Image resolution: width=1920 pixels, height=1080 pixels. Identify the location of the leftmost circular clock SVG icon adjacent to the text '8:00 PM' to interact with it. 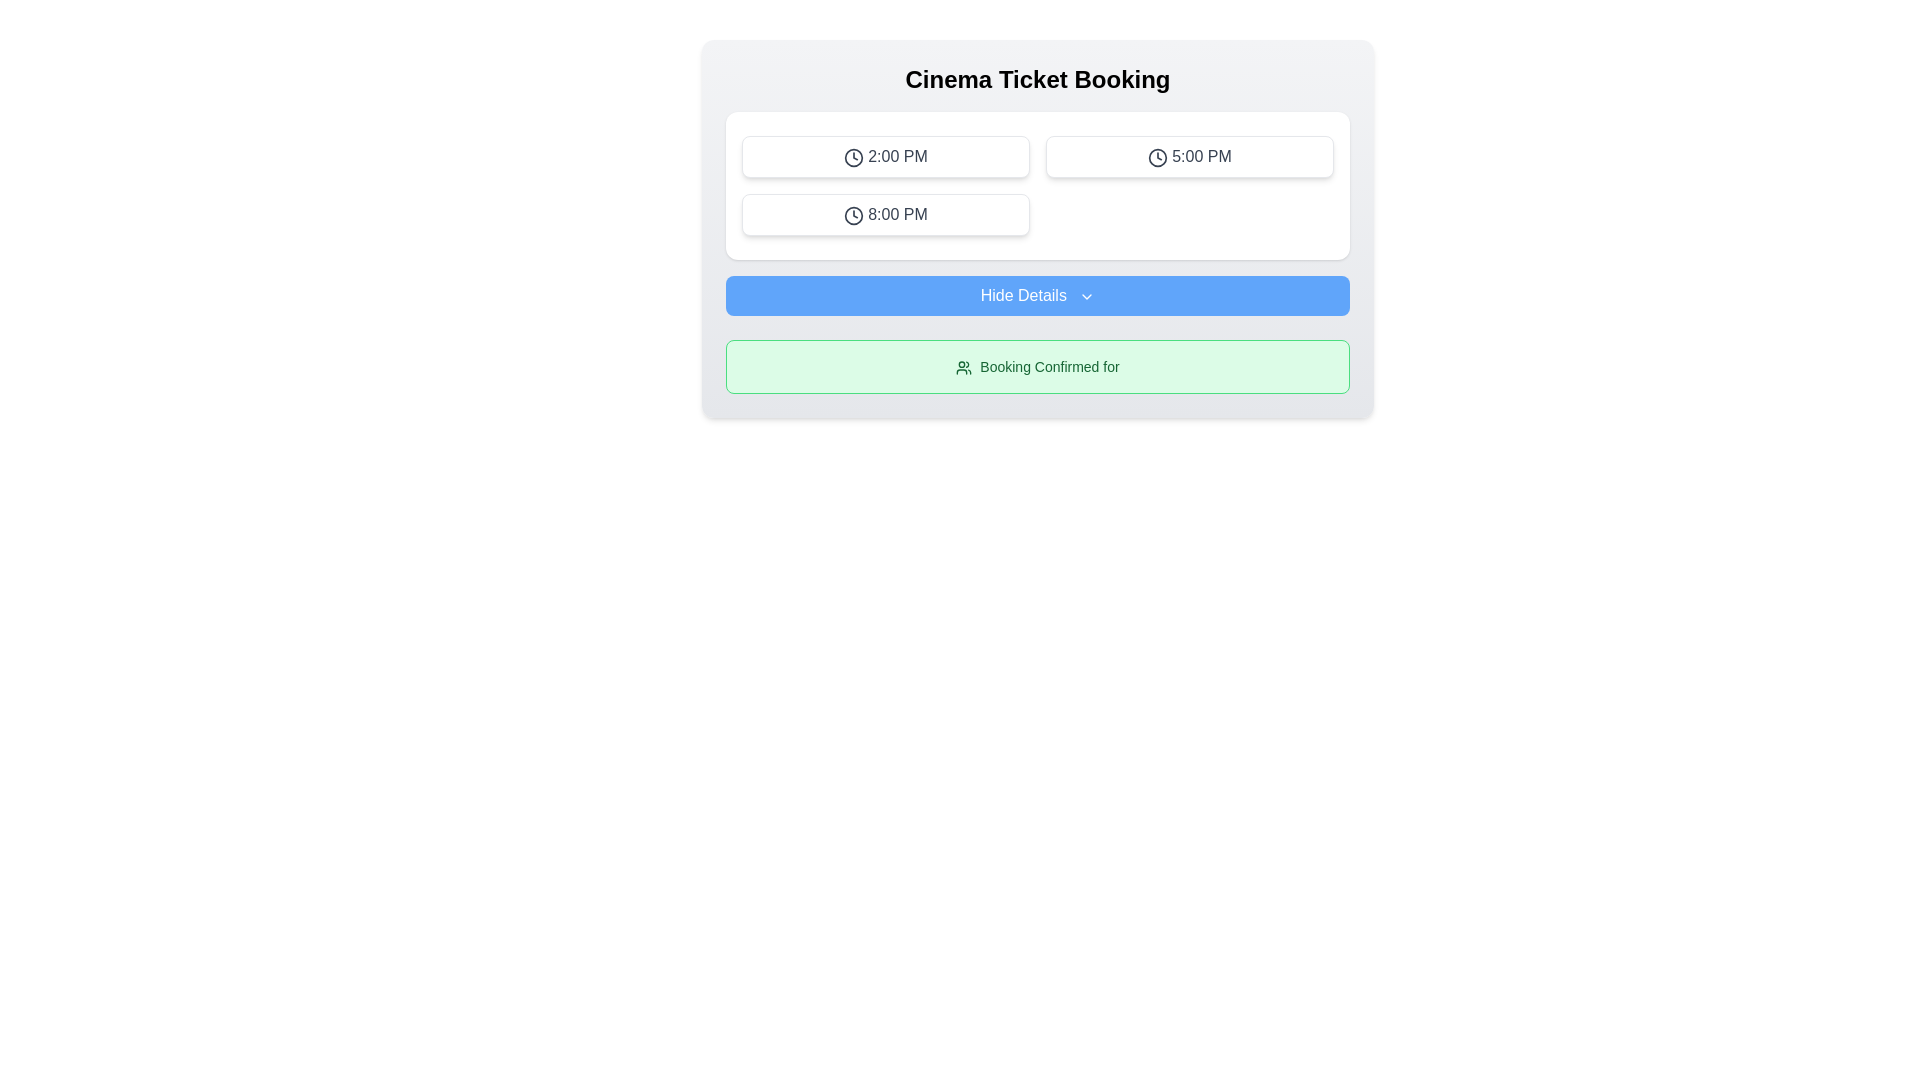
(854, 215).